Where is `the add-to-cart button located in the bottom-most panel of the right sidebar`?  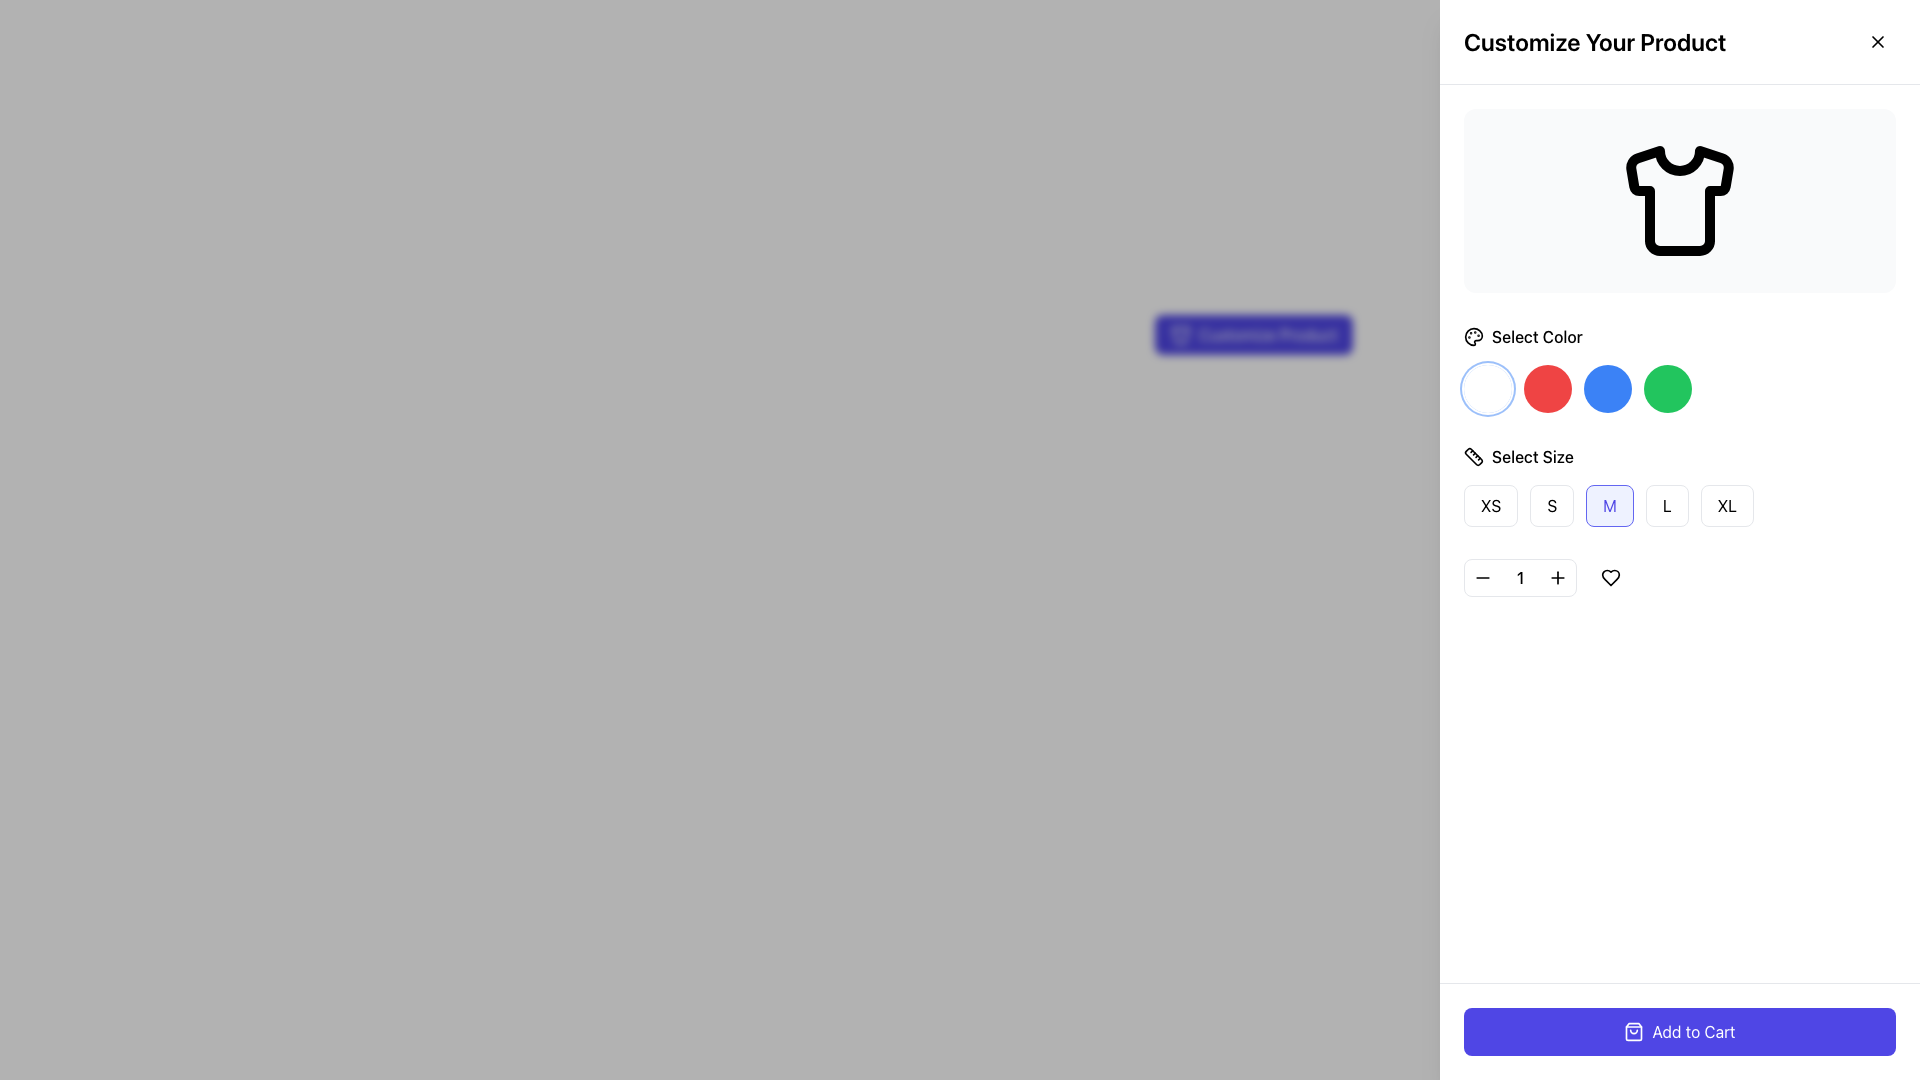
the add-to-cart button located in the bottom-most panel of the right sidebar is located at coordinates (1680, 1032).